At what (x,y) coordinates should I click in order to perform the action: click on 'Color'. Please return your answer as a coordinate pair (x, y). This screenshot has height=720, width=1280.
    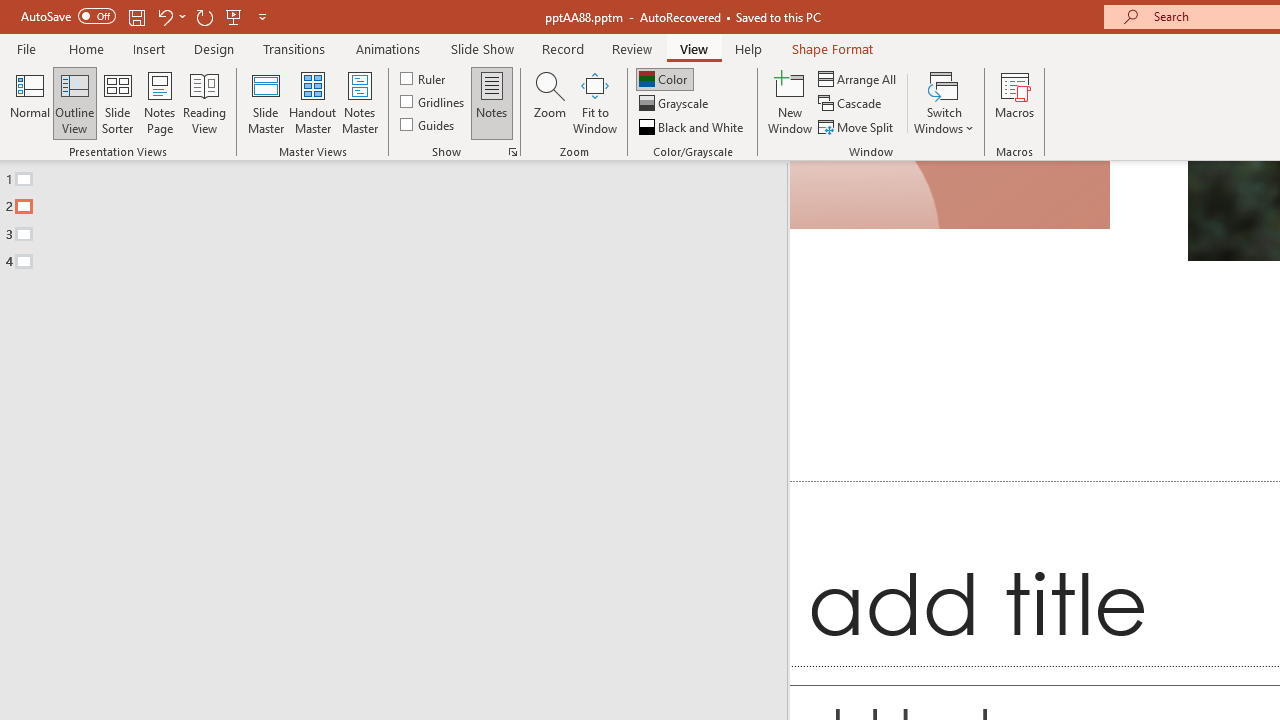
    Looking at the image, I should click on (664, 78).